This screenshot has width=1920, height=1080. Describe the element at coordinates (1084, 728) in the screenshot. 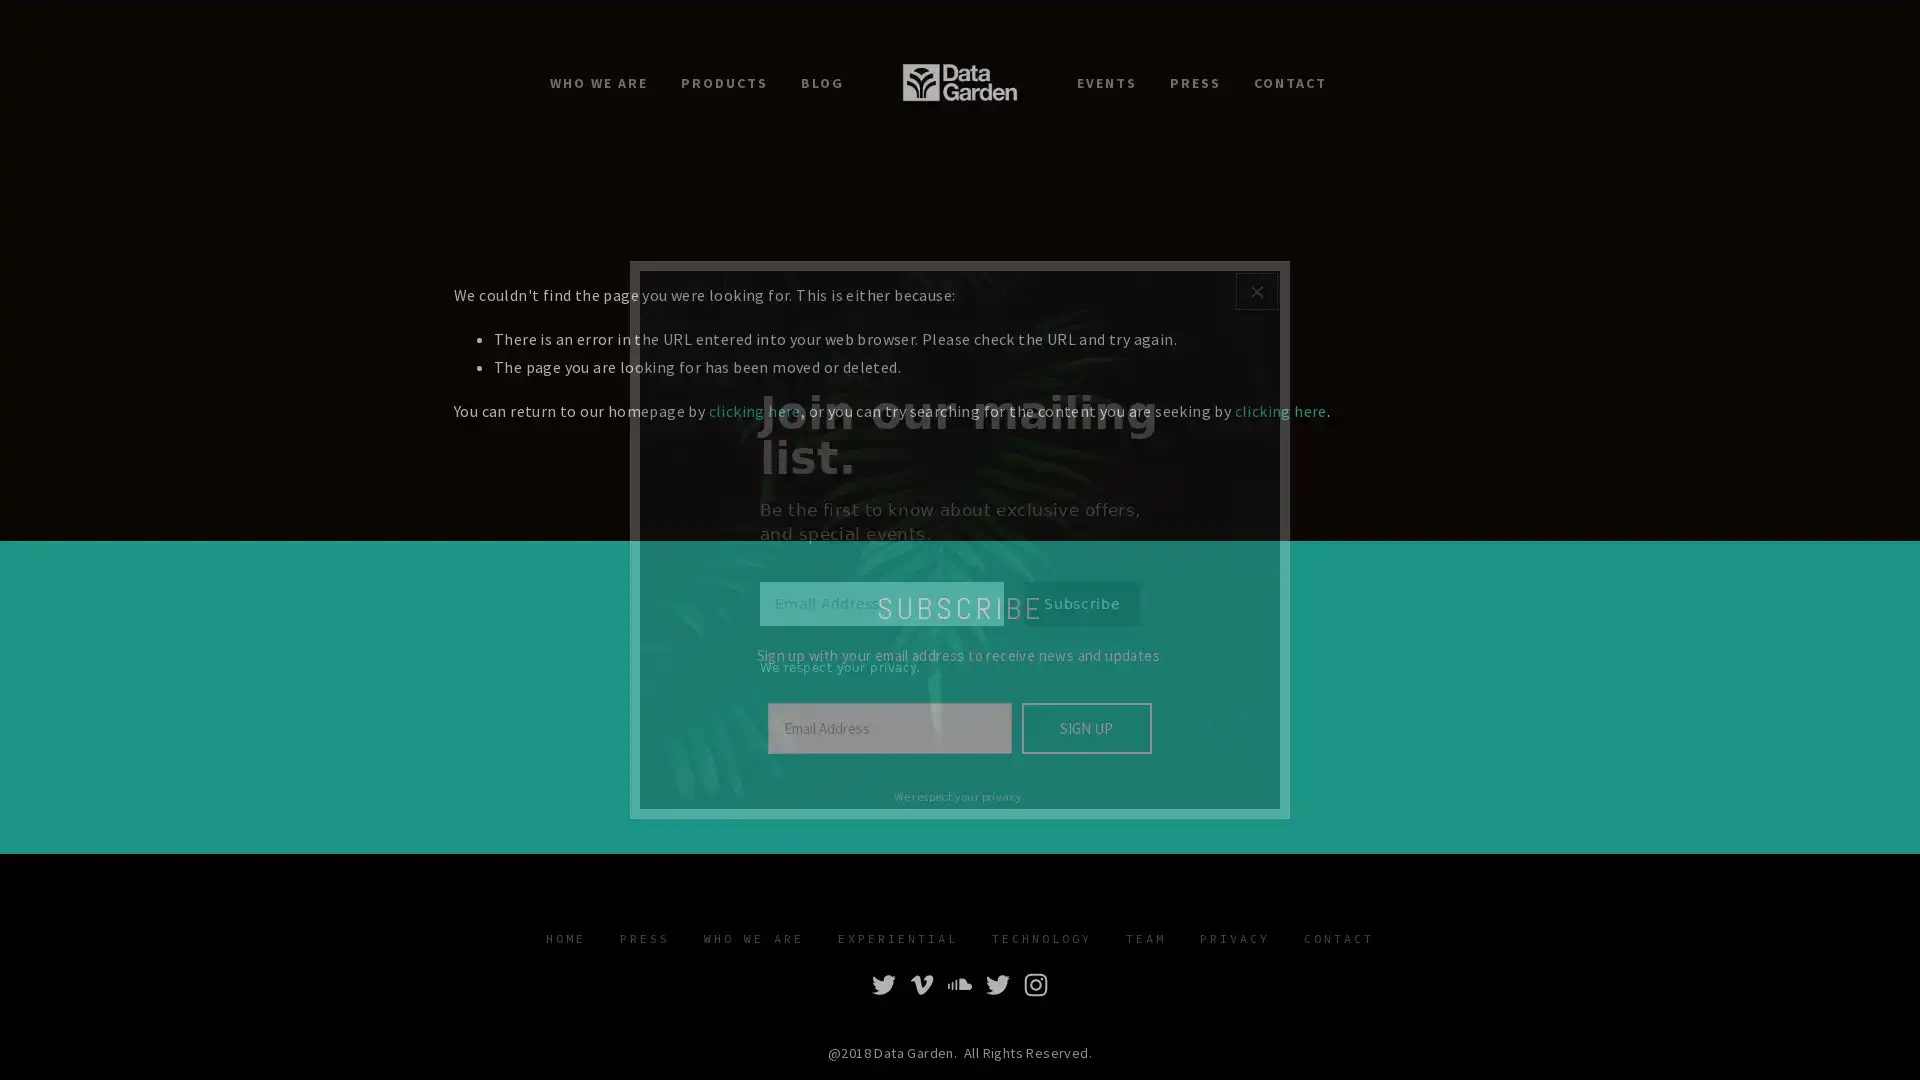

I see `SIGN UP` at that location.